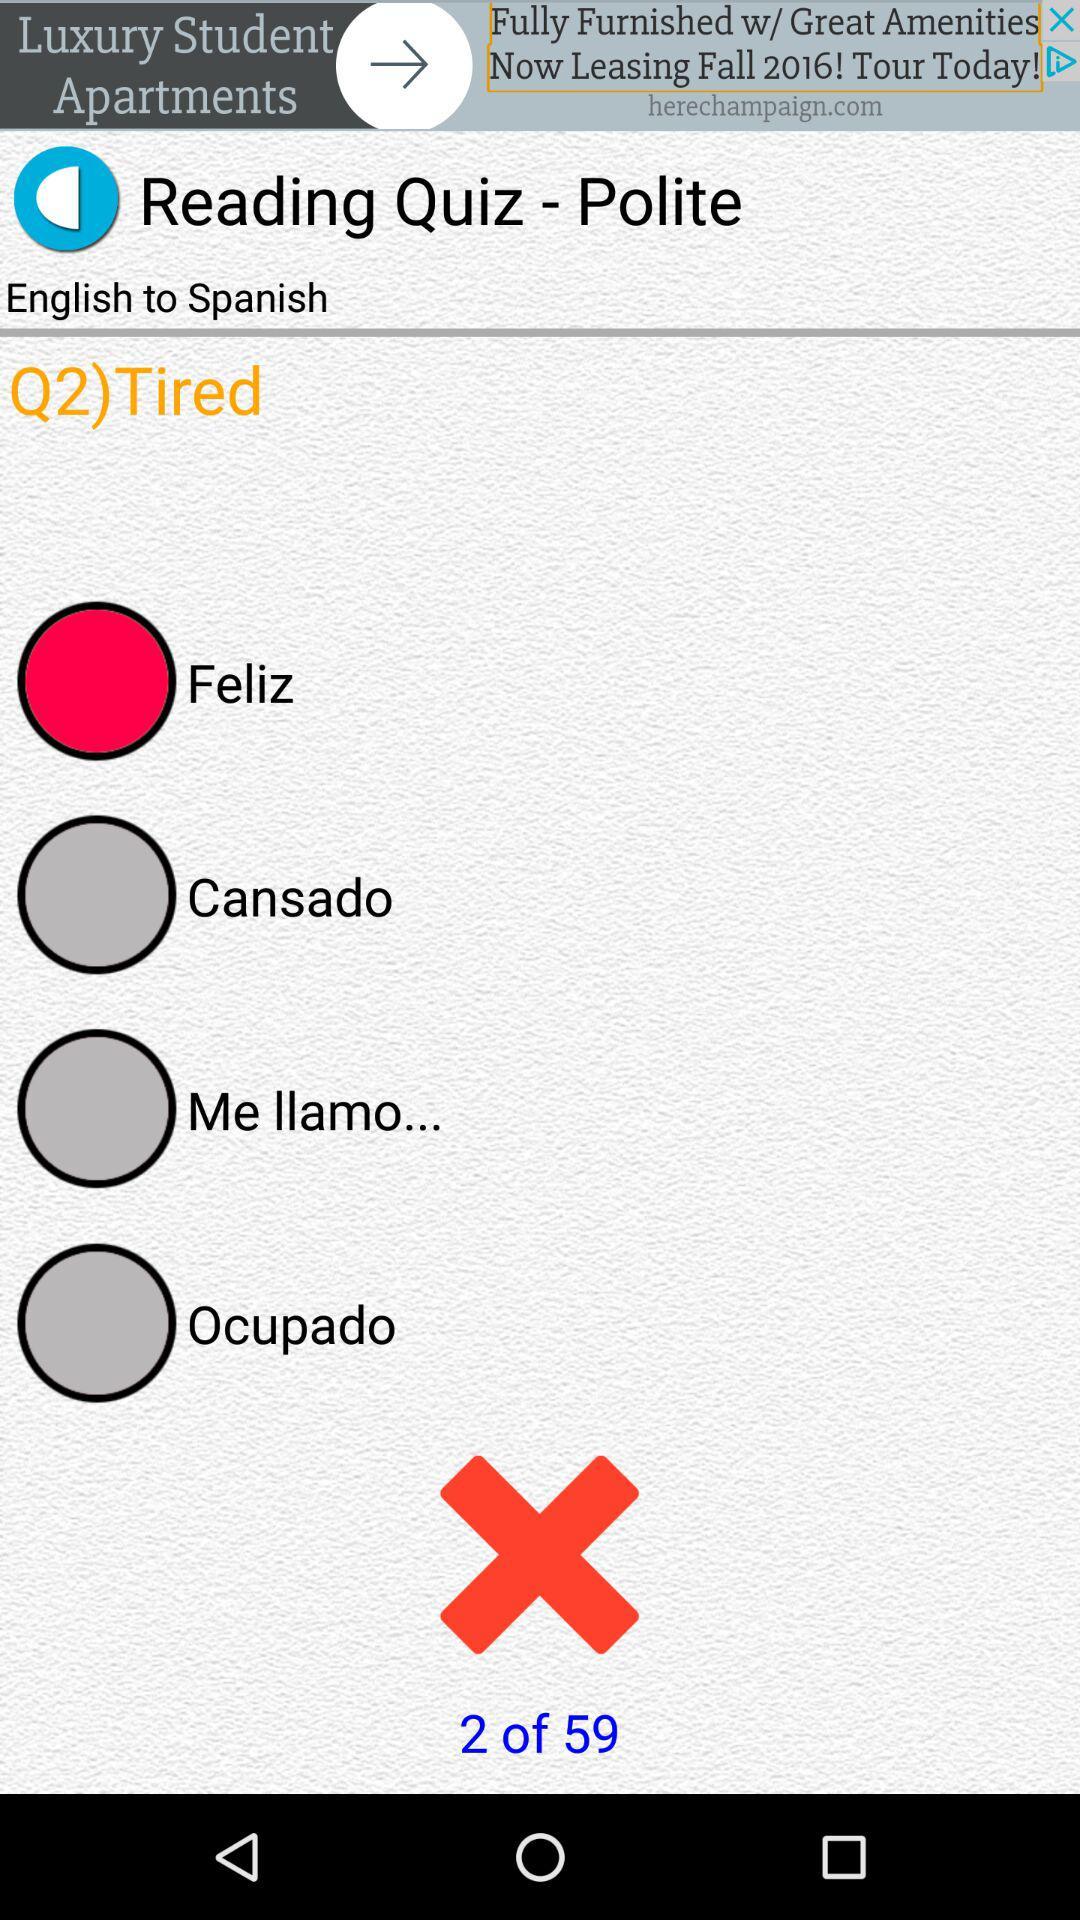 The image size is (1080, 1920). What do you see at coordinates (97, 1108) in the screenshot?
I see `this answer` at bounding box center [97, 1108].